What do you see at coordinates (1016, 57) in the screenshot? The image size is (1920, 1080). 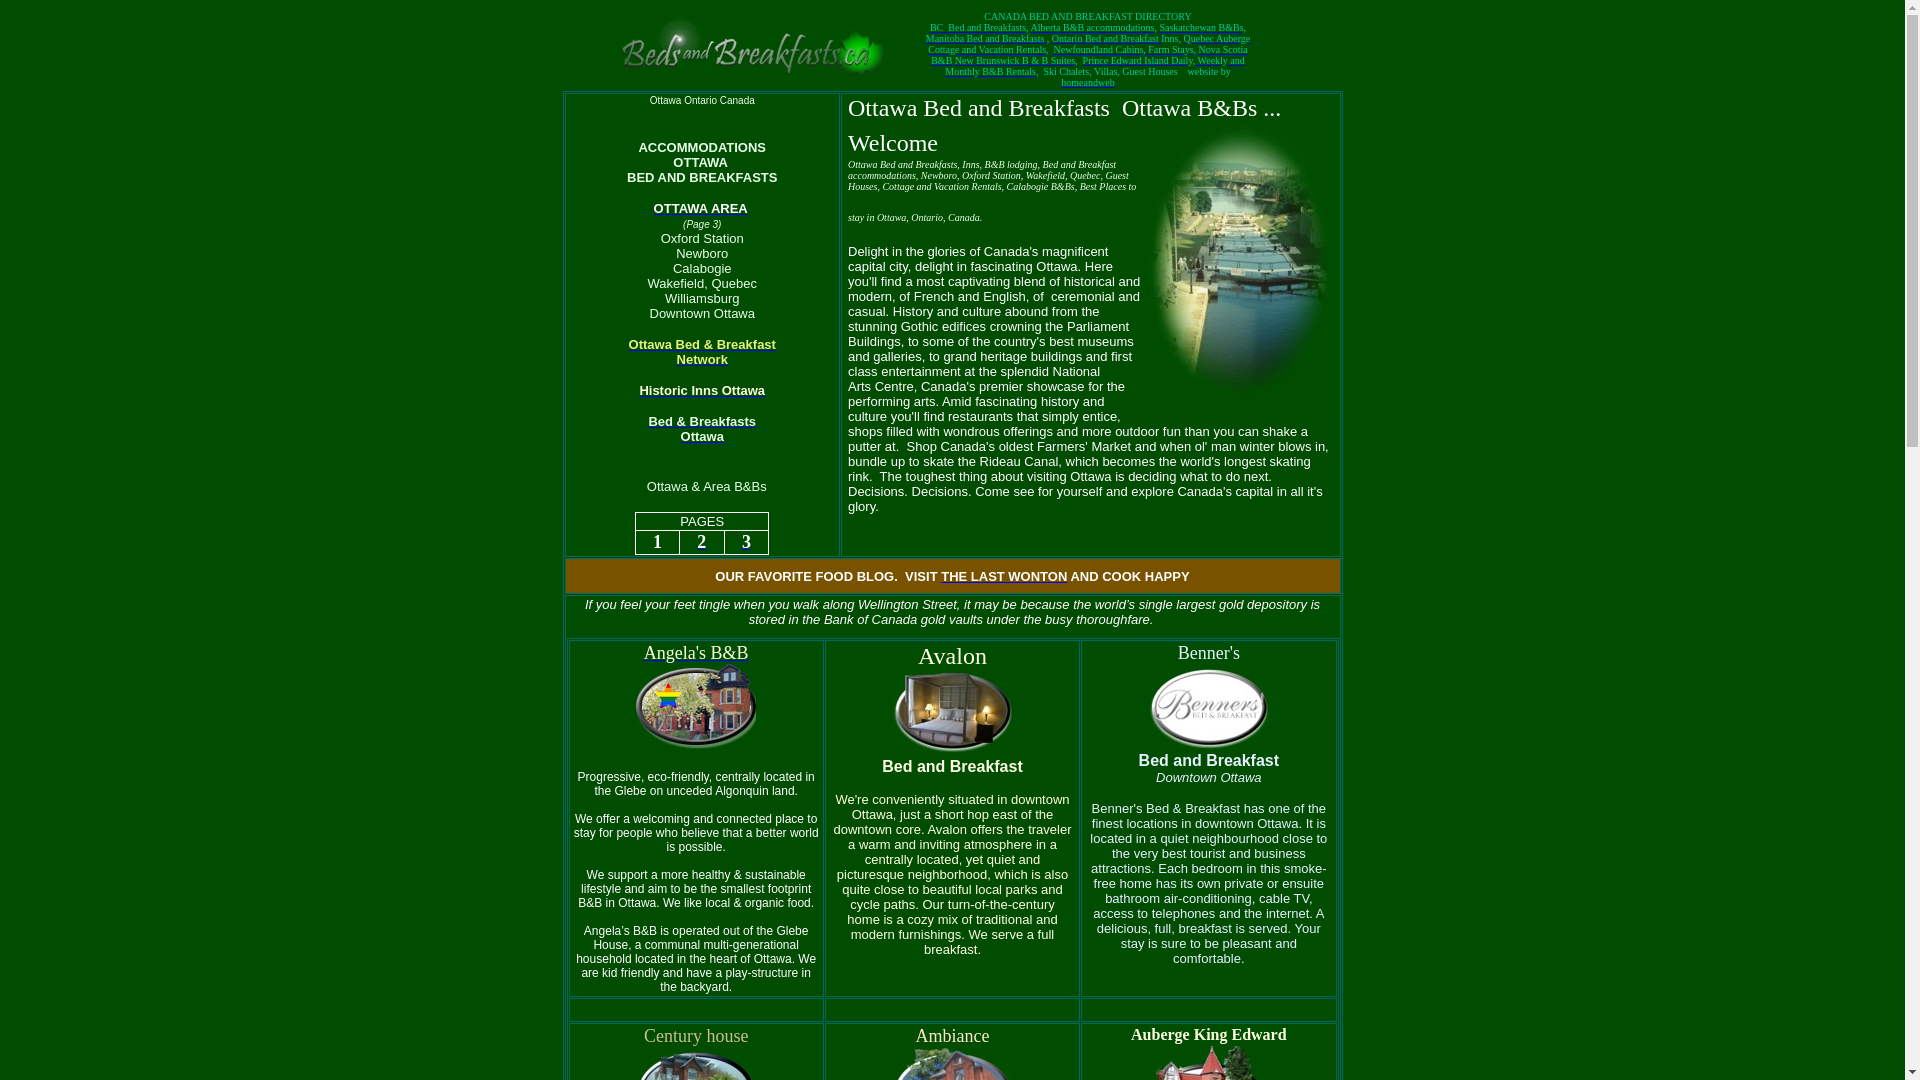 I see `'New Brunswick B & B Suites,'` at bounding box center [1016, 57].